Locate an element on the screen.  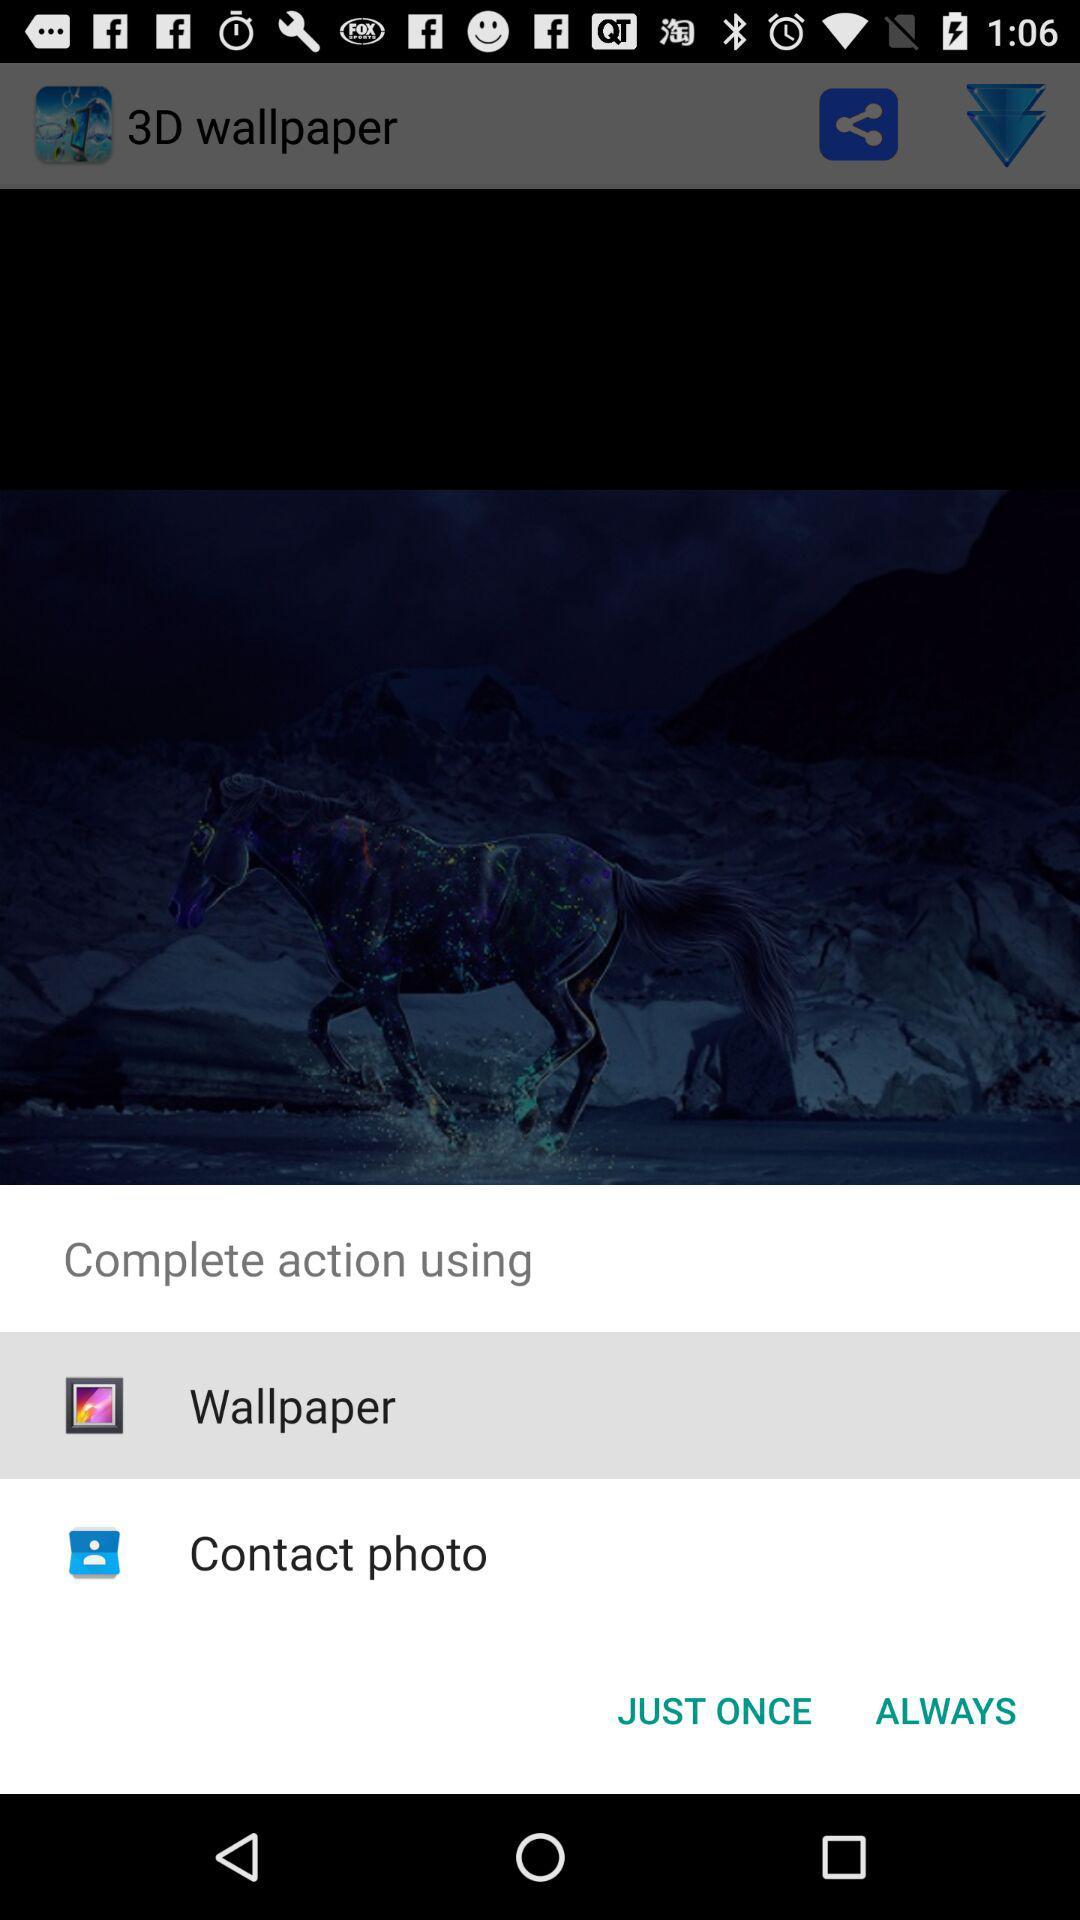
button to the right of the just once icon is located at coordinates (945, 1708).